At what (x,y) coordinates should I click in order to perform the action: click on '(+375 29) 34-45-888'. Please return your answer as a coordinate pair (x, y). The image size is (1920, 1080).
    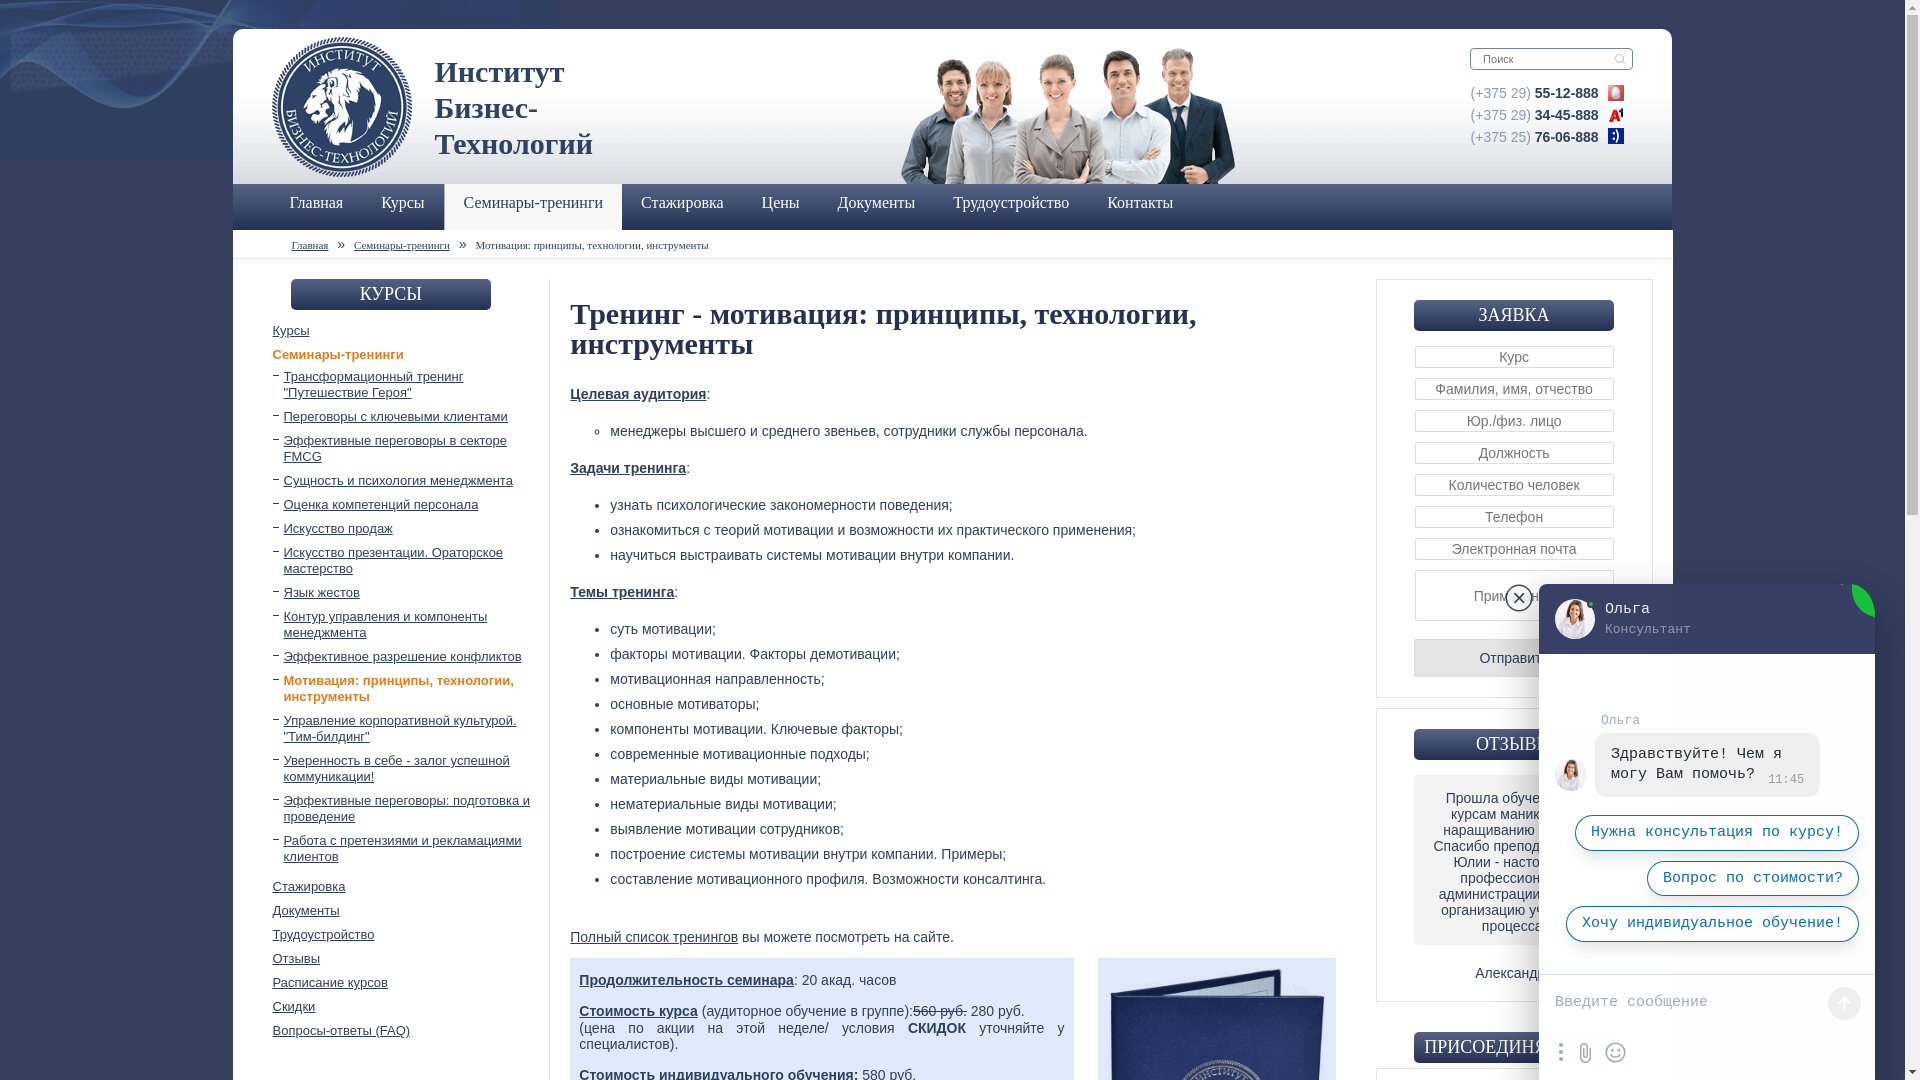
    Looking at the image, I should click on (1534, 115).